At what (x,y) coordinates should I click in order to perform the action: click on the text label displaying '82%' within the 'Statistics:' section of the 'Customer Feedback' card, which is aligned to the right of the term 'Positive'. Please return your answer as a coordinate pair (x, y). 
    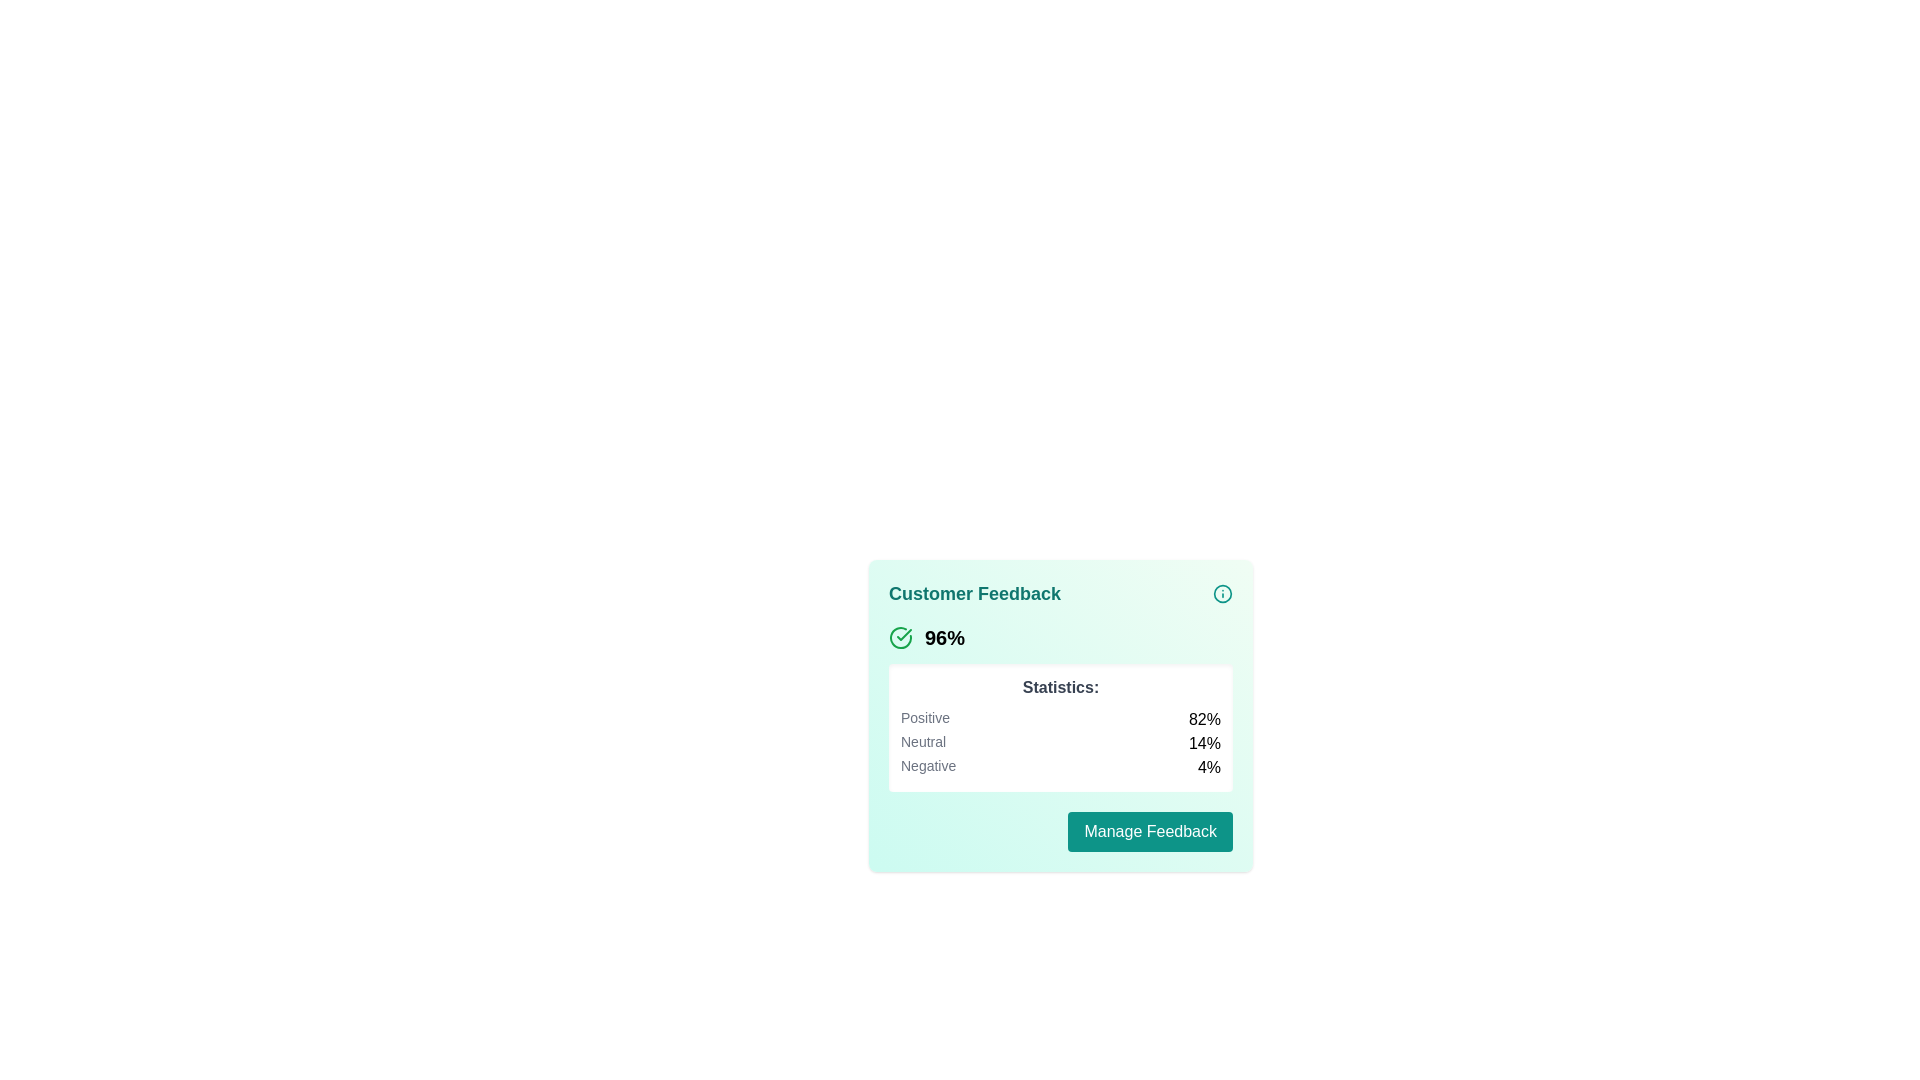
    Looking at the image, I should click on (1203, 720).